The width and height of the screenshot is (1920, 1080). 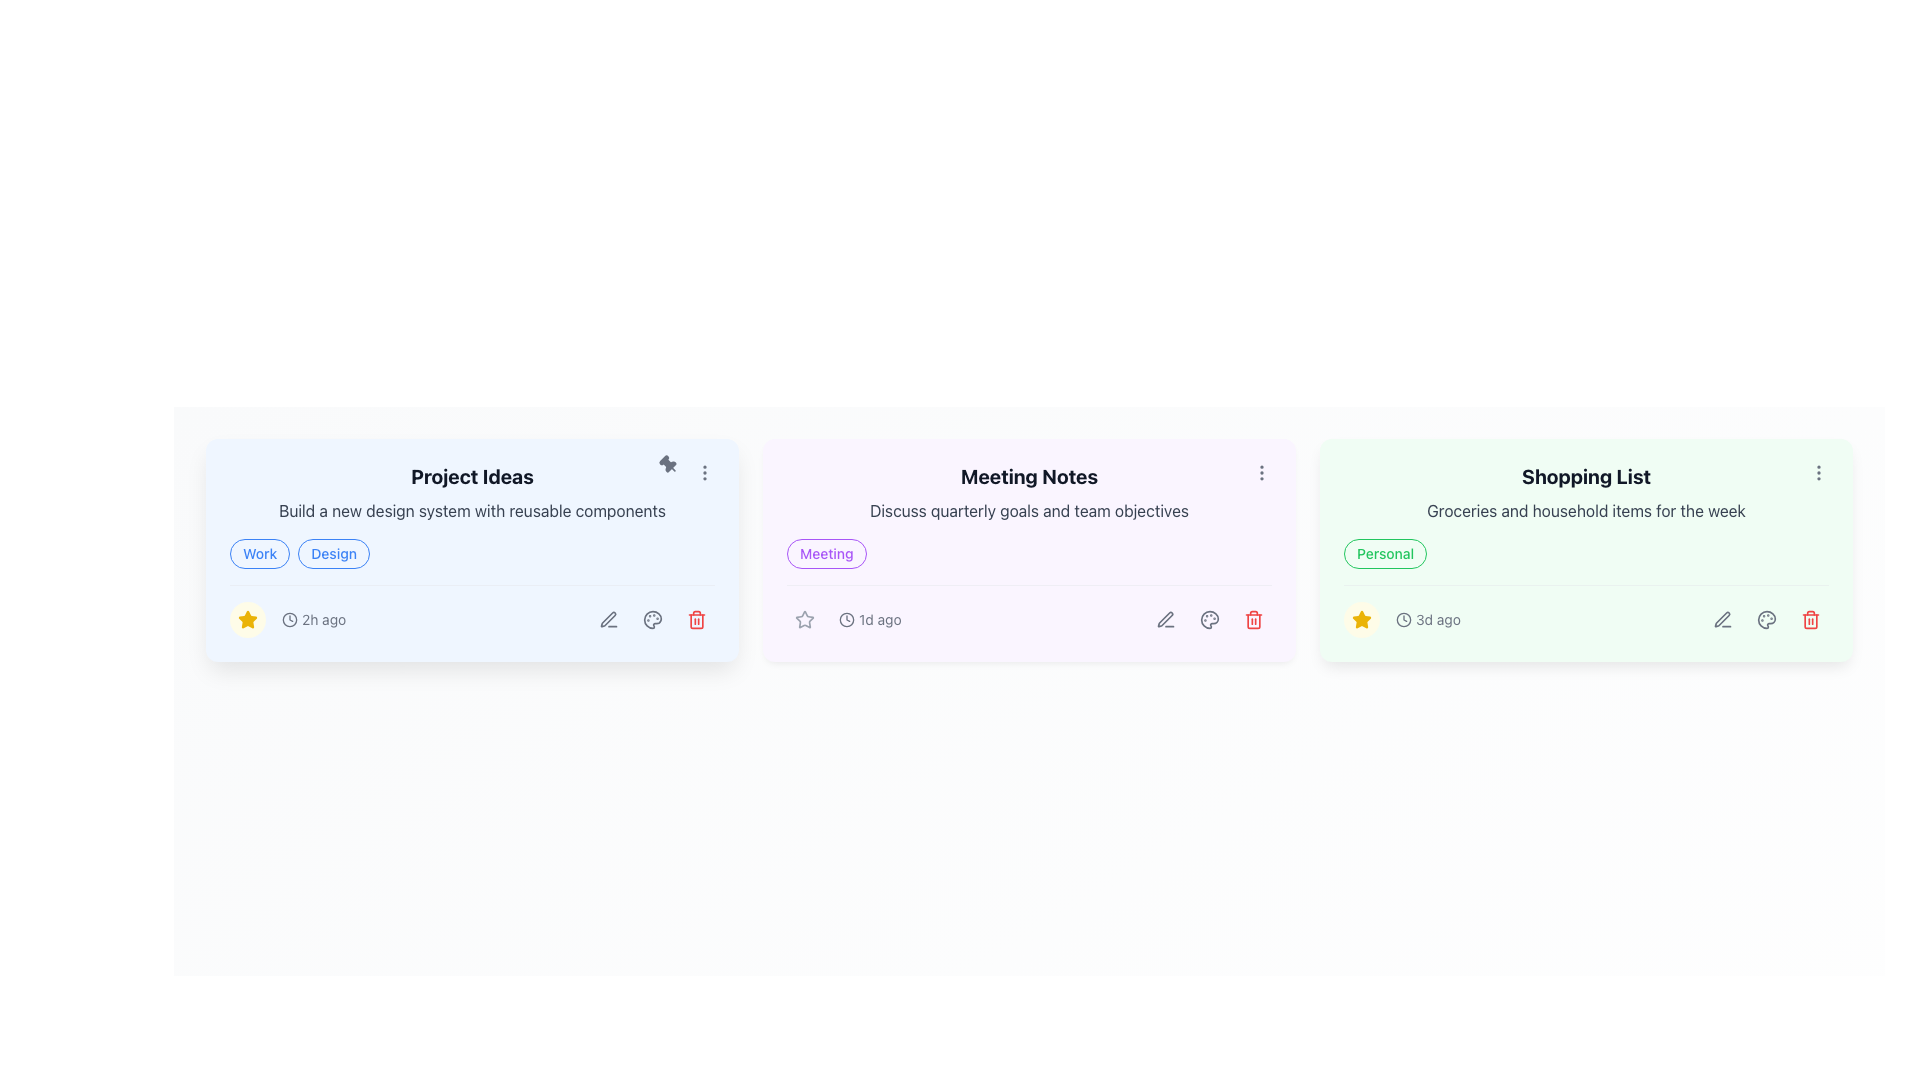 I want to click on the time indicator icon located on the bottom right side of the 'Shopping List' box, so click(x=1402, y=619).